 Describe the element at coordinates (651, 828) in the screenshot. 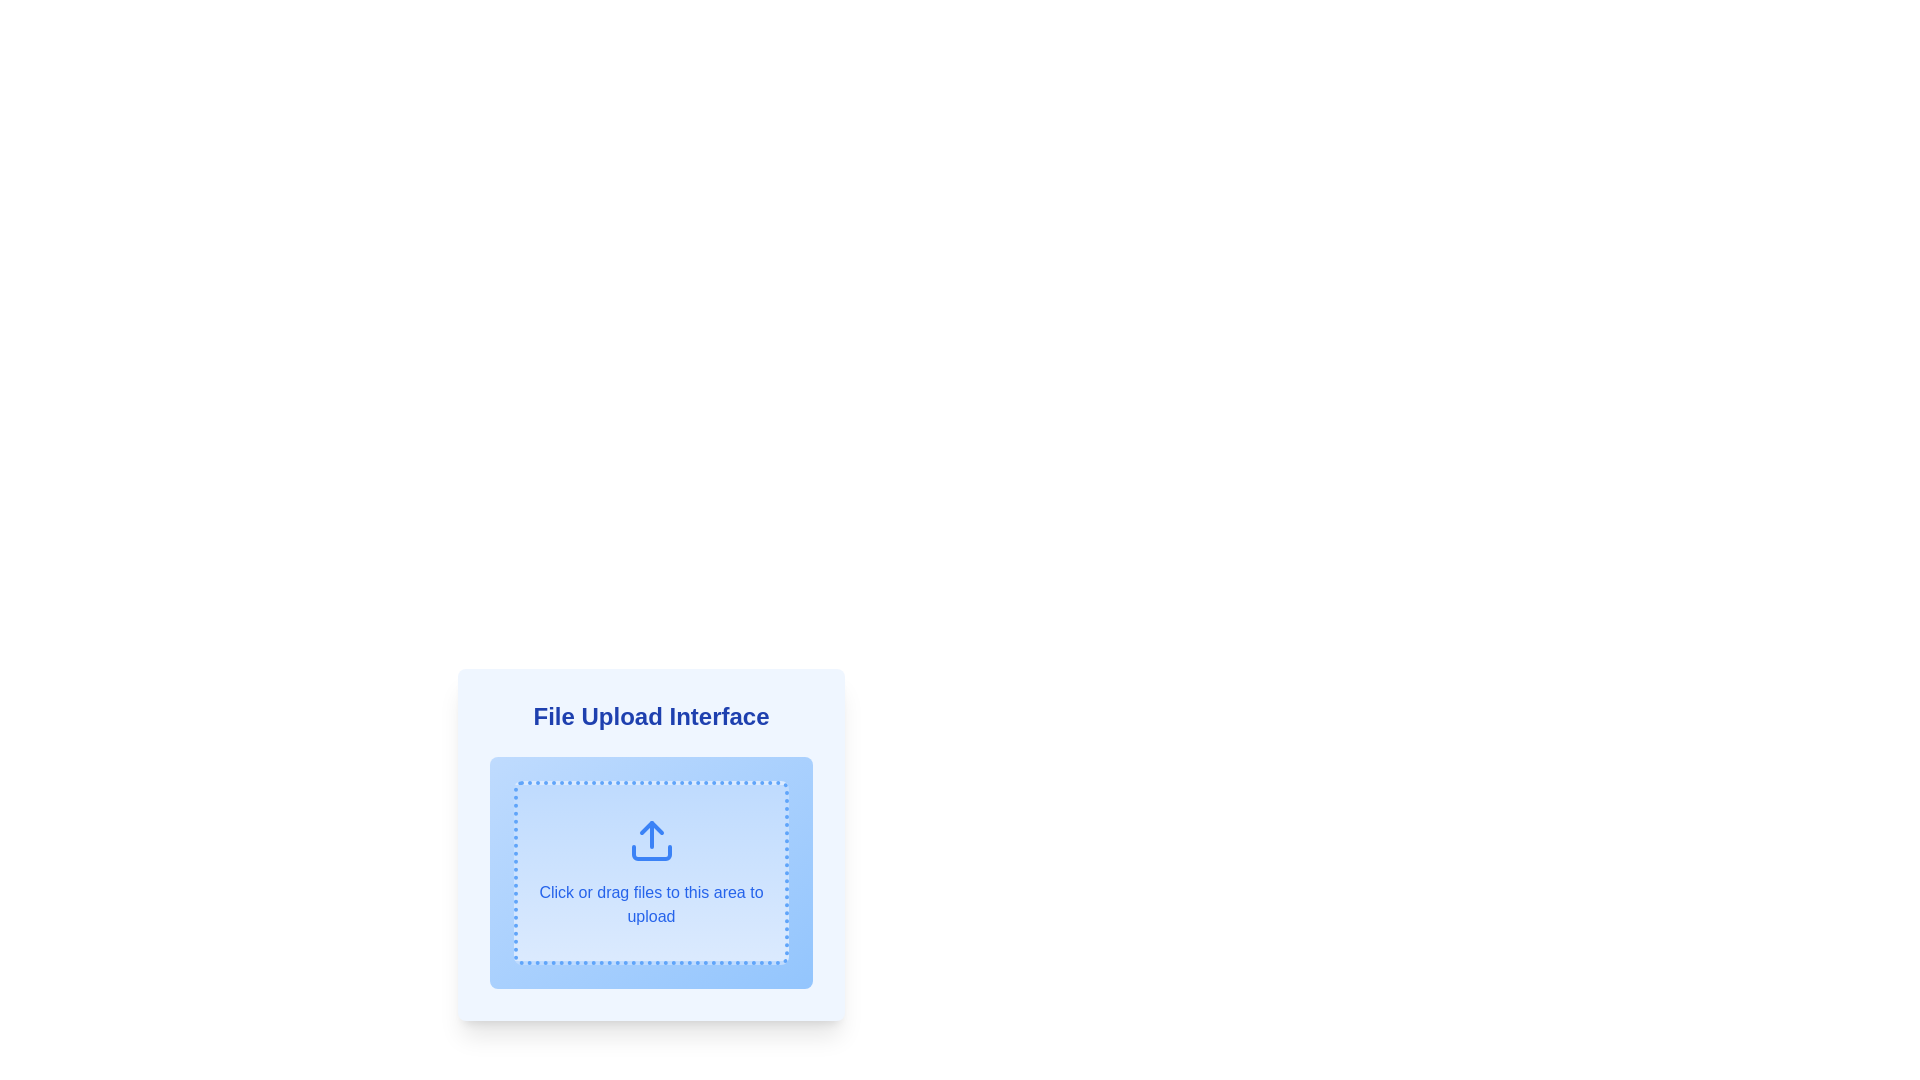

I see `the decorative SVG polygon element that suggests an upload action, positioned in the center of the file upload interface` at that location.